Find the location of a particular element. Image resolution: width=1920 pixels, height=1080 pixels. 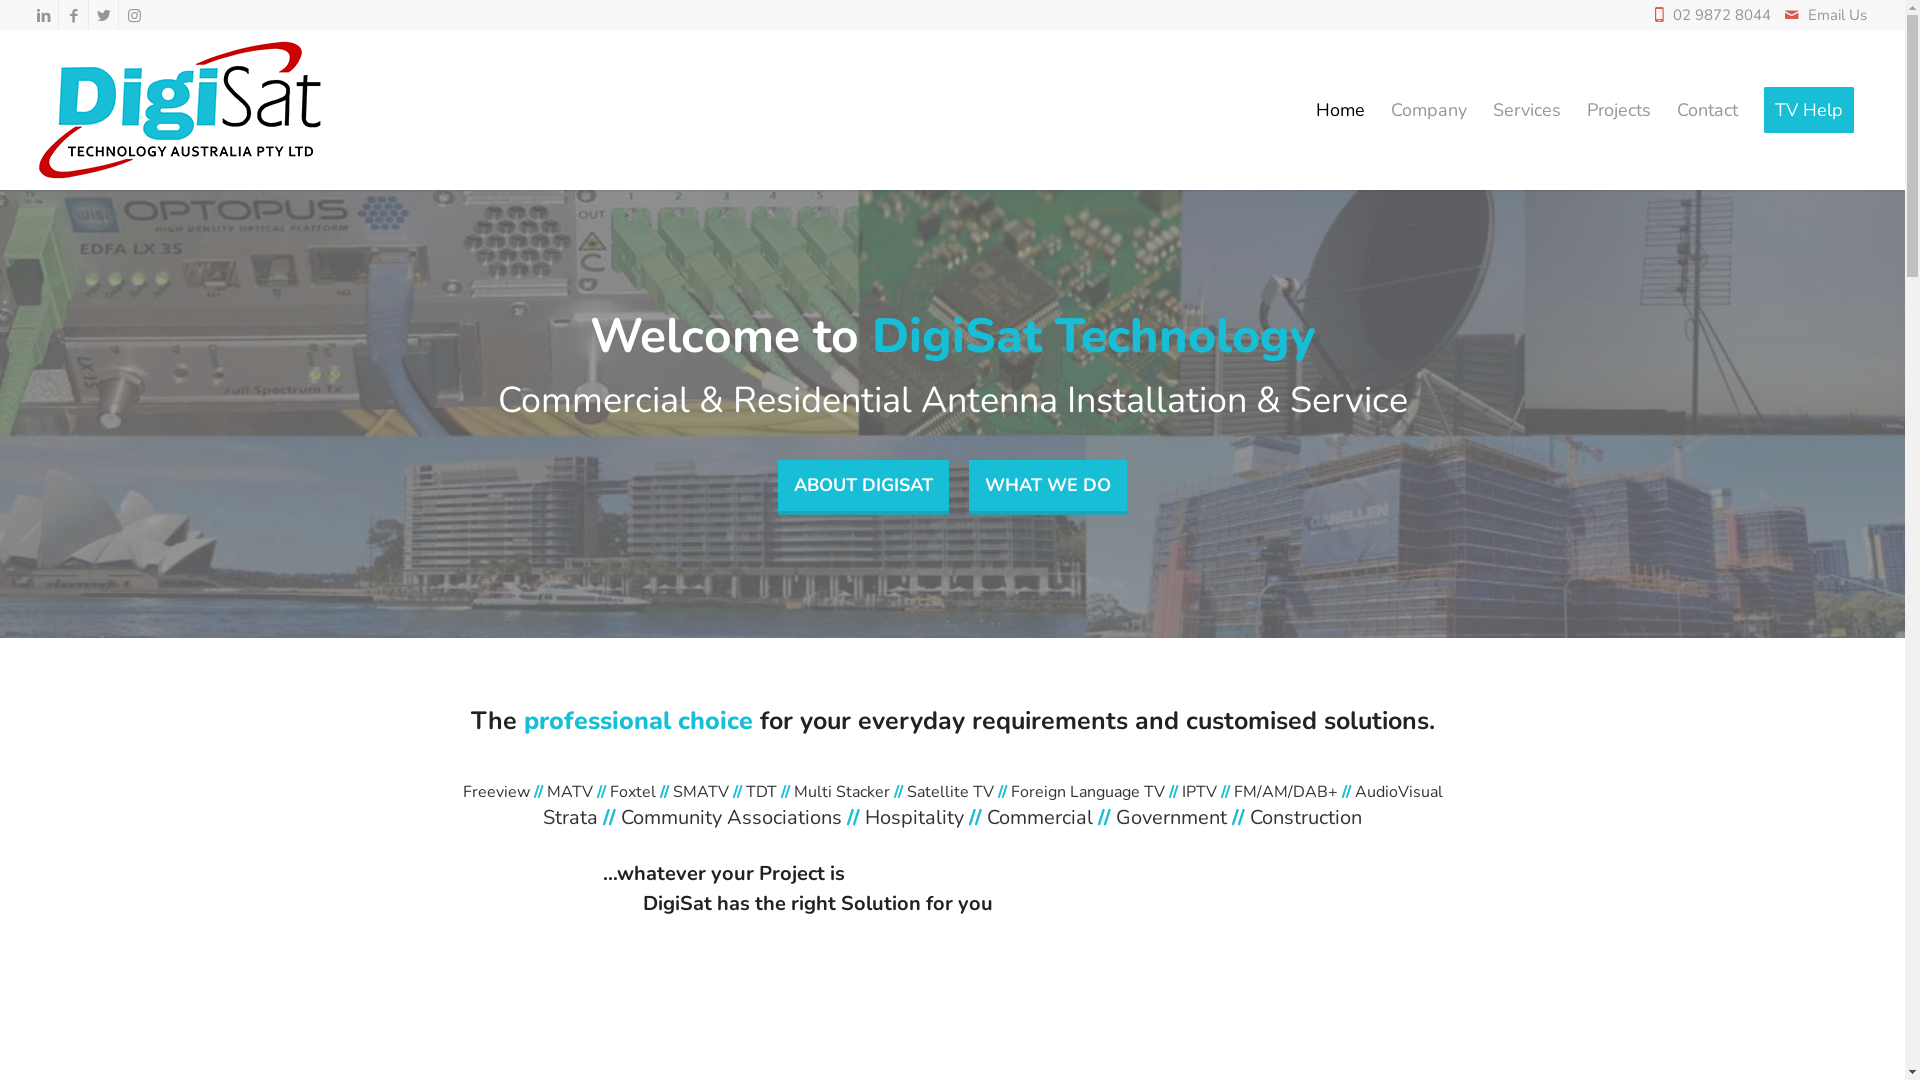

'Twitter' is located at coordinates (102, 15).